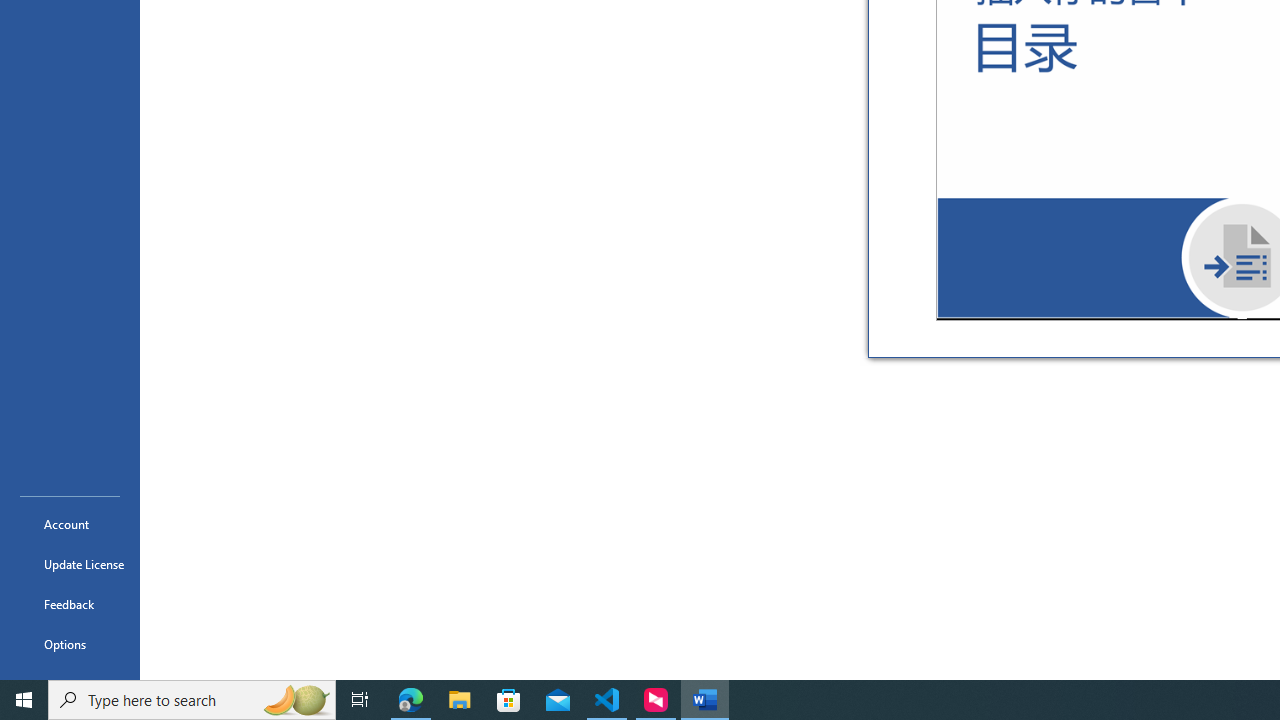 This screenshot has width=1280, height=720. Describe the element at coordinates (459, 698) in the screenshot. I see `'File Explorer'` at that location.